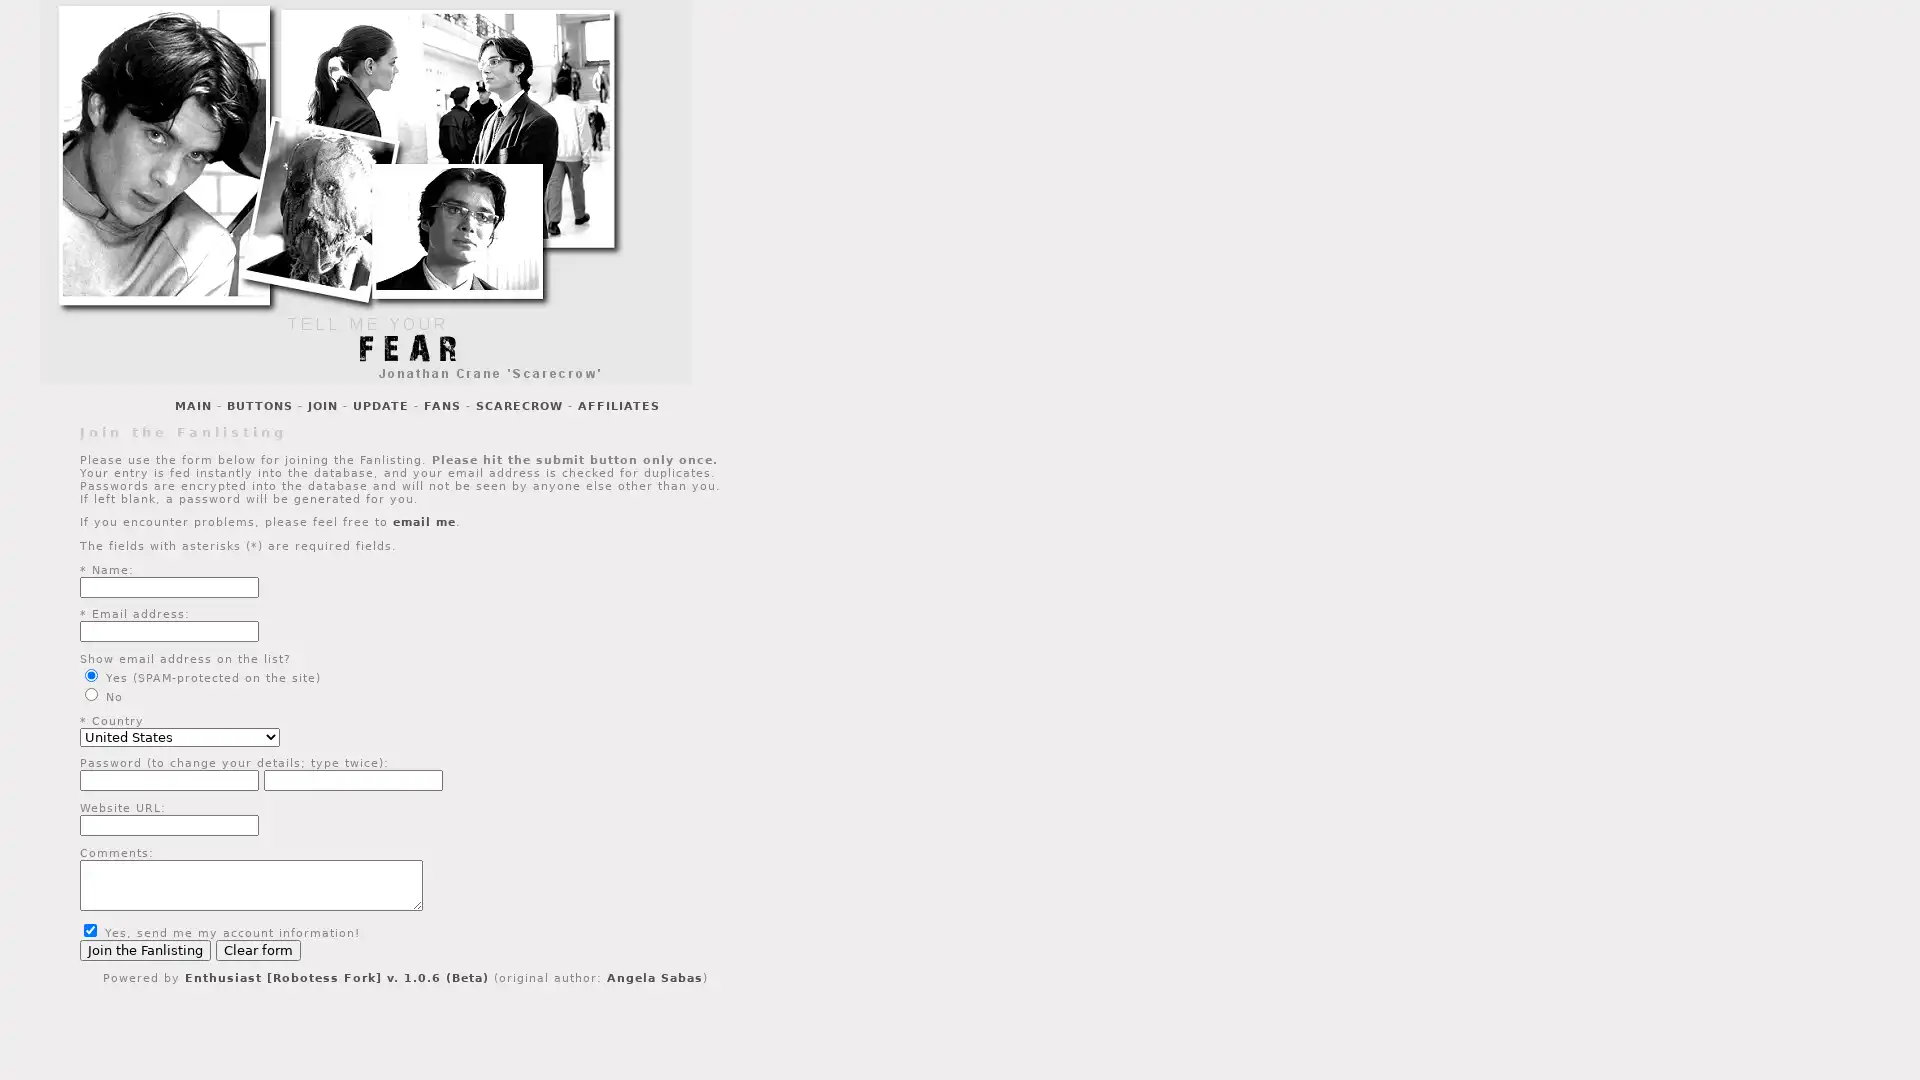 This screenshot has height=1080, width=1920. What do you see at coordinates (144, 949) in the screenshot?
I see `Join the Fanlisting` at bounding box center [144, 949].